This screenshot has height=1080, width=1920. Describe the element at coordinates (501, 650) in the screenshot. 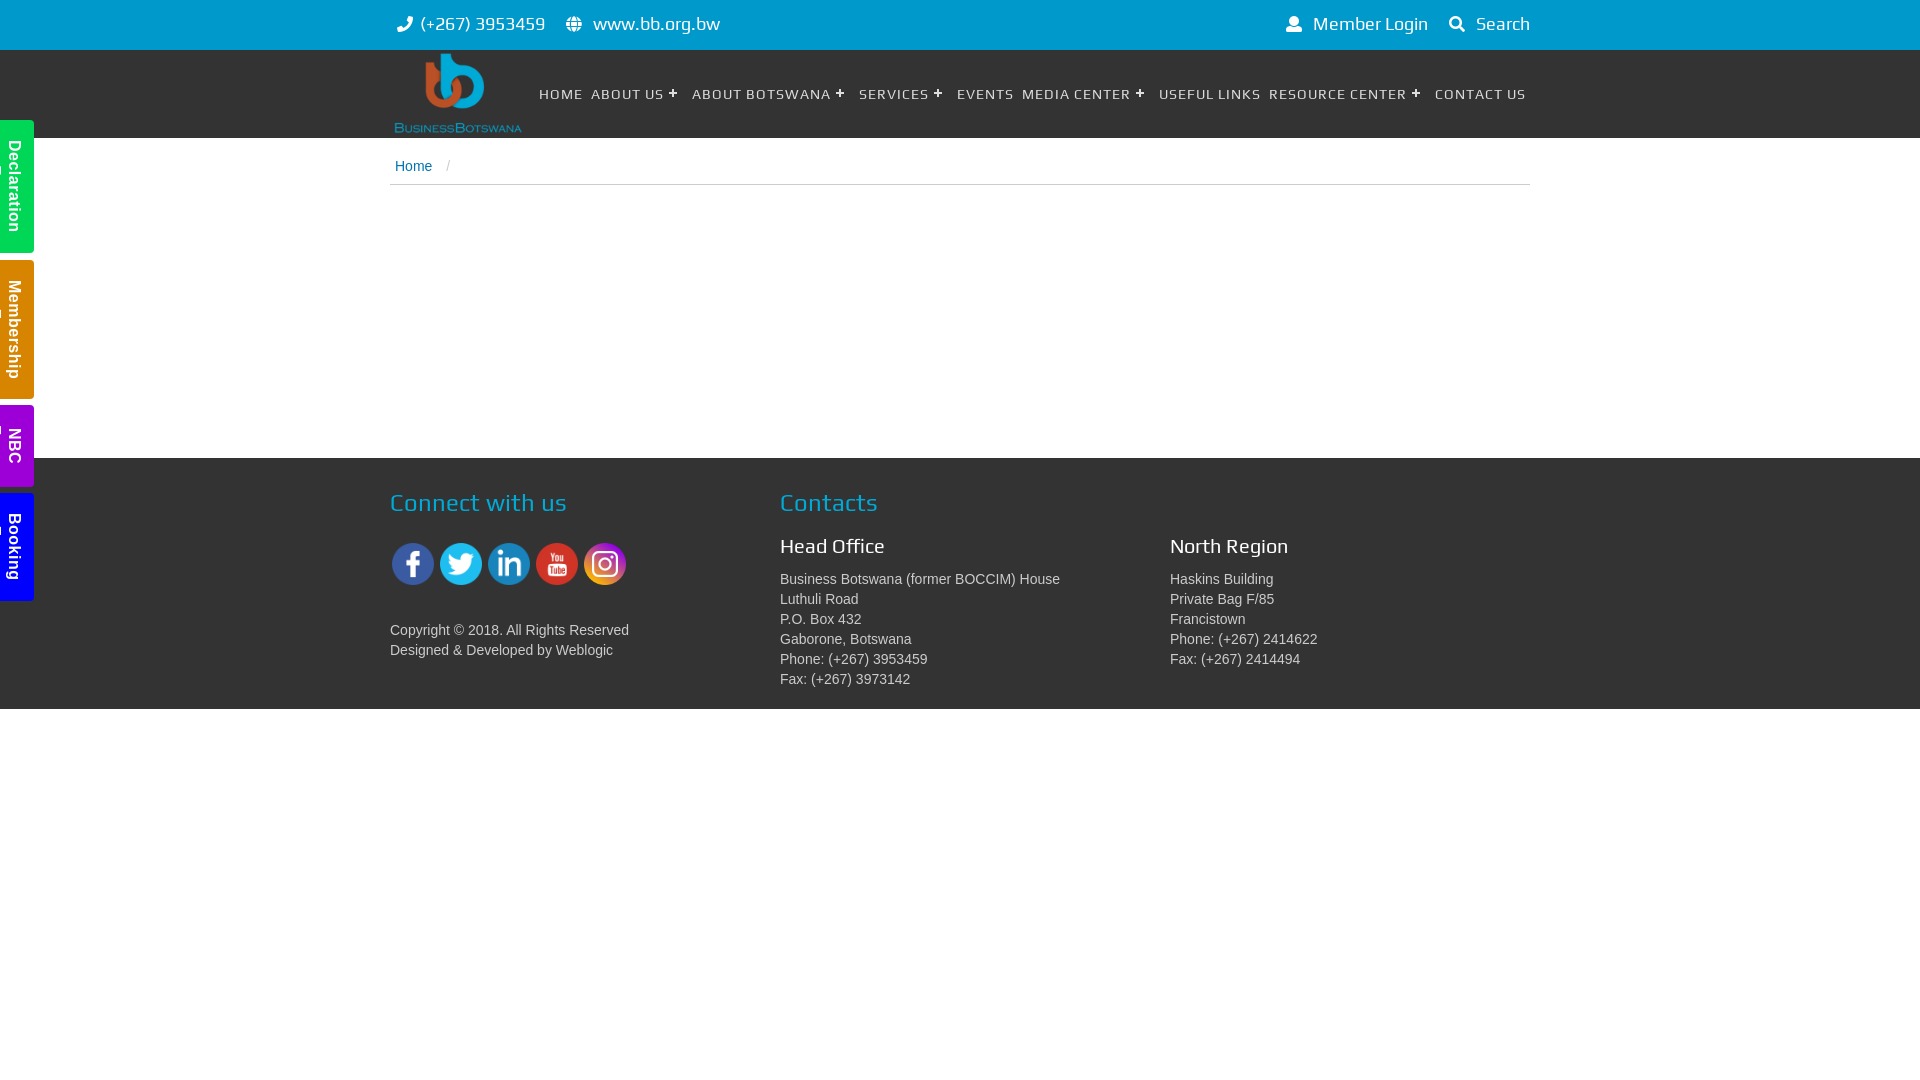

I see `'Designed & Developed by Weblogic'` at that location.